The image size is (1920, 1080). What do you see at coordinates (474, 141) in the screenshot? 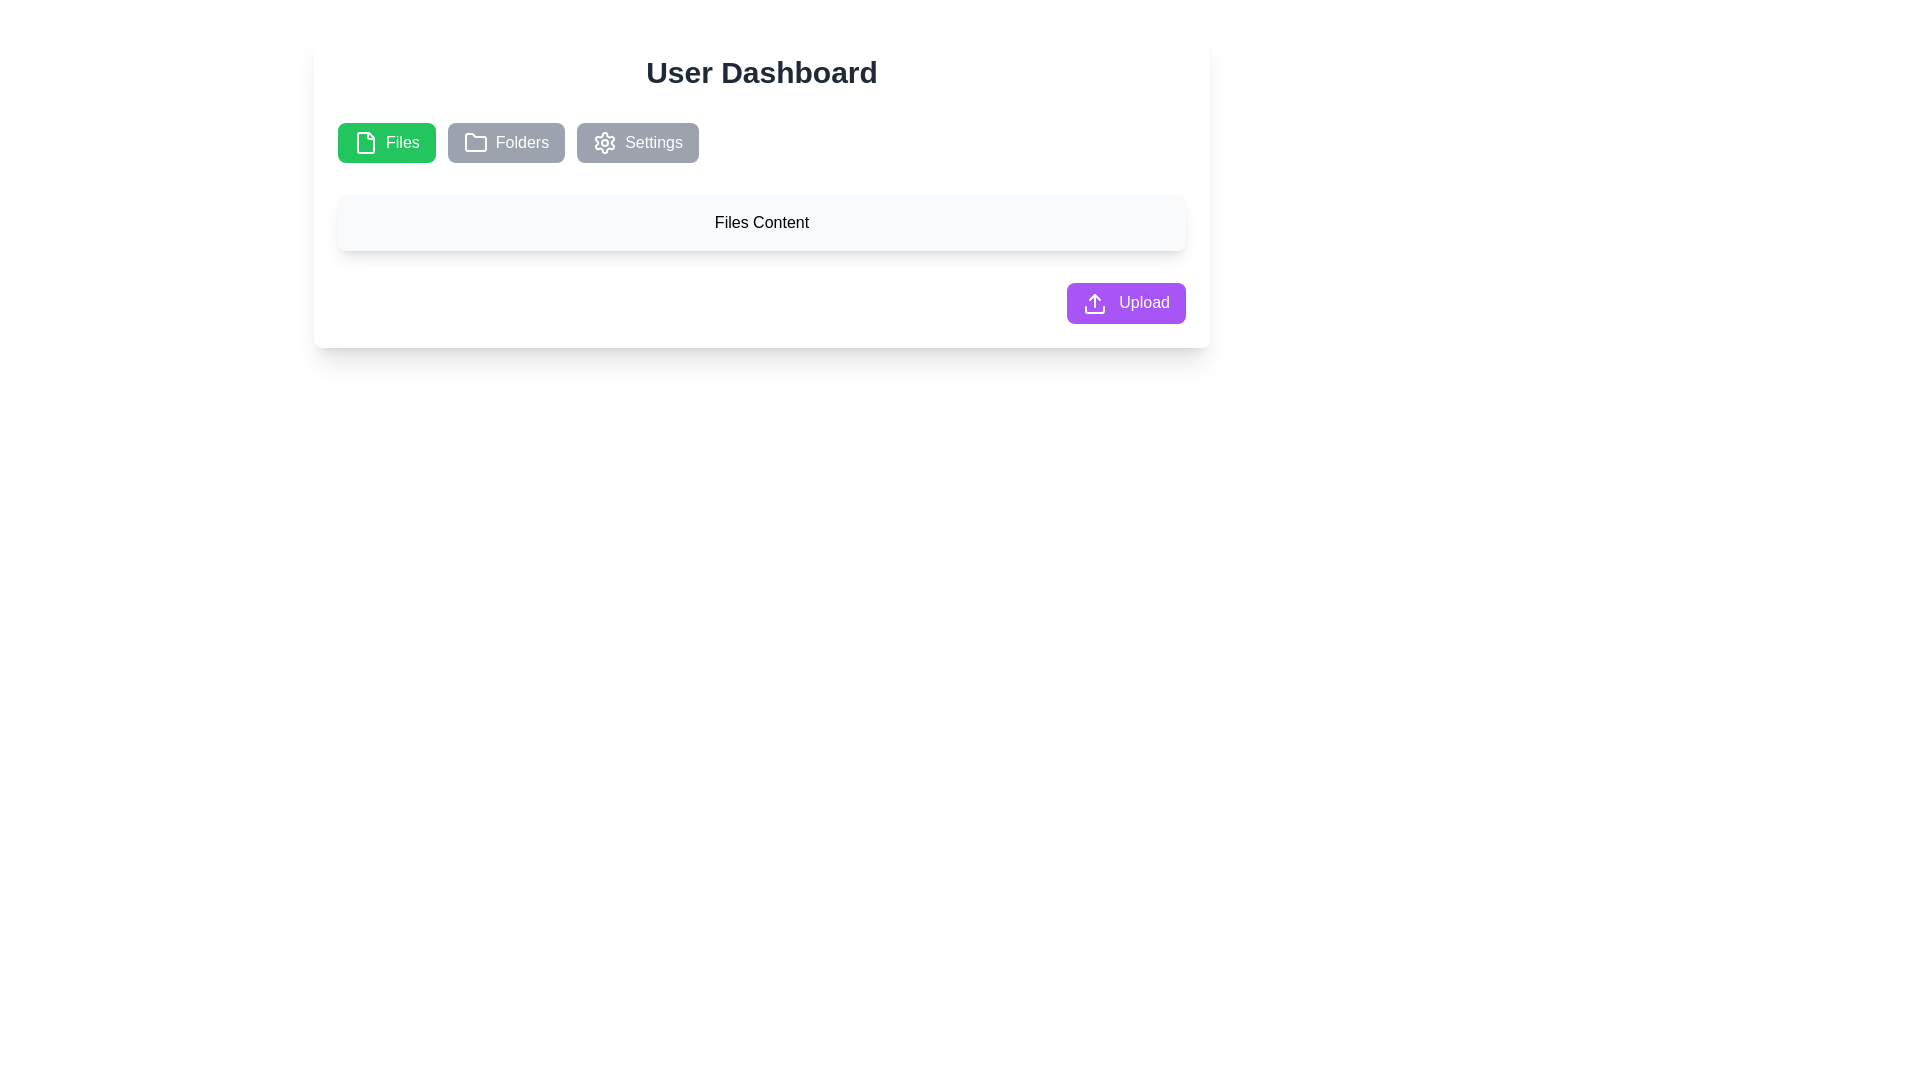
I see `the 'Folders' icon, which is the second button from the left in the top row of buttons, located between the 'Files' button and the 'Settings' button` at bounding box center [474, 141].